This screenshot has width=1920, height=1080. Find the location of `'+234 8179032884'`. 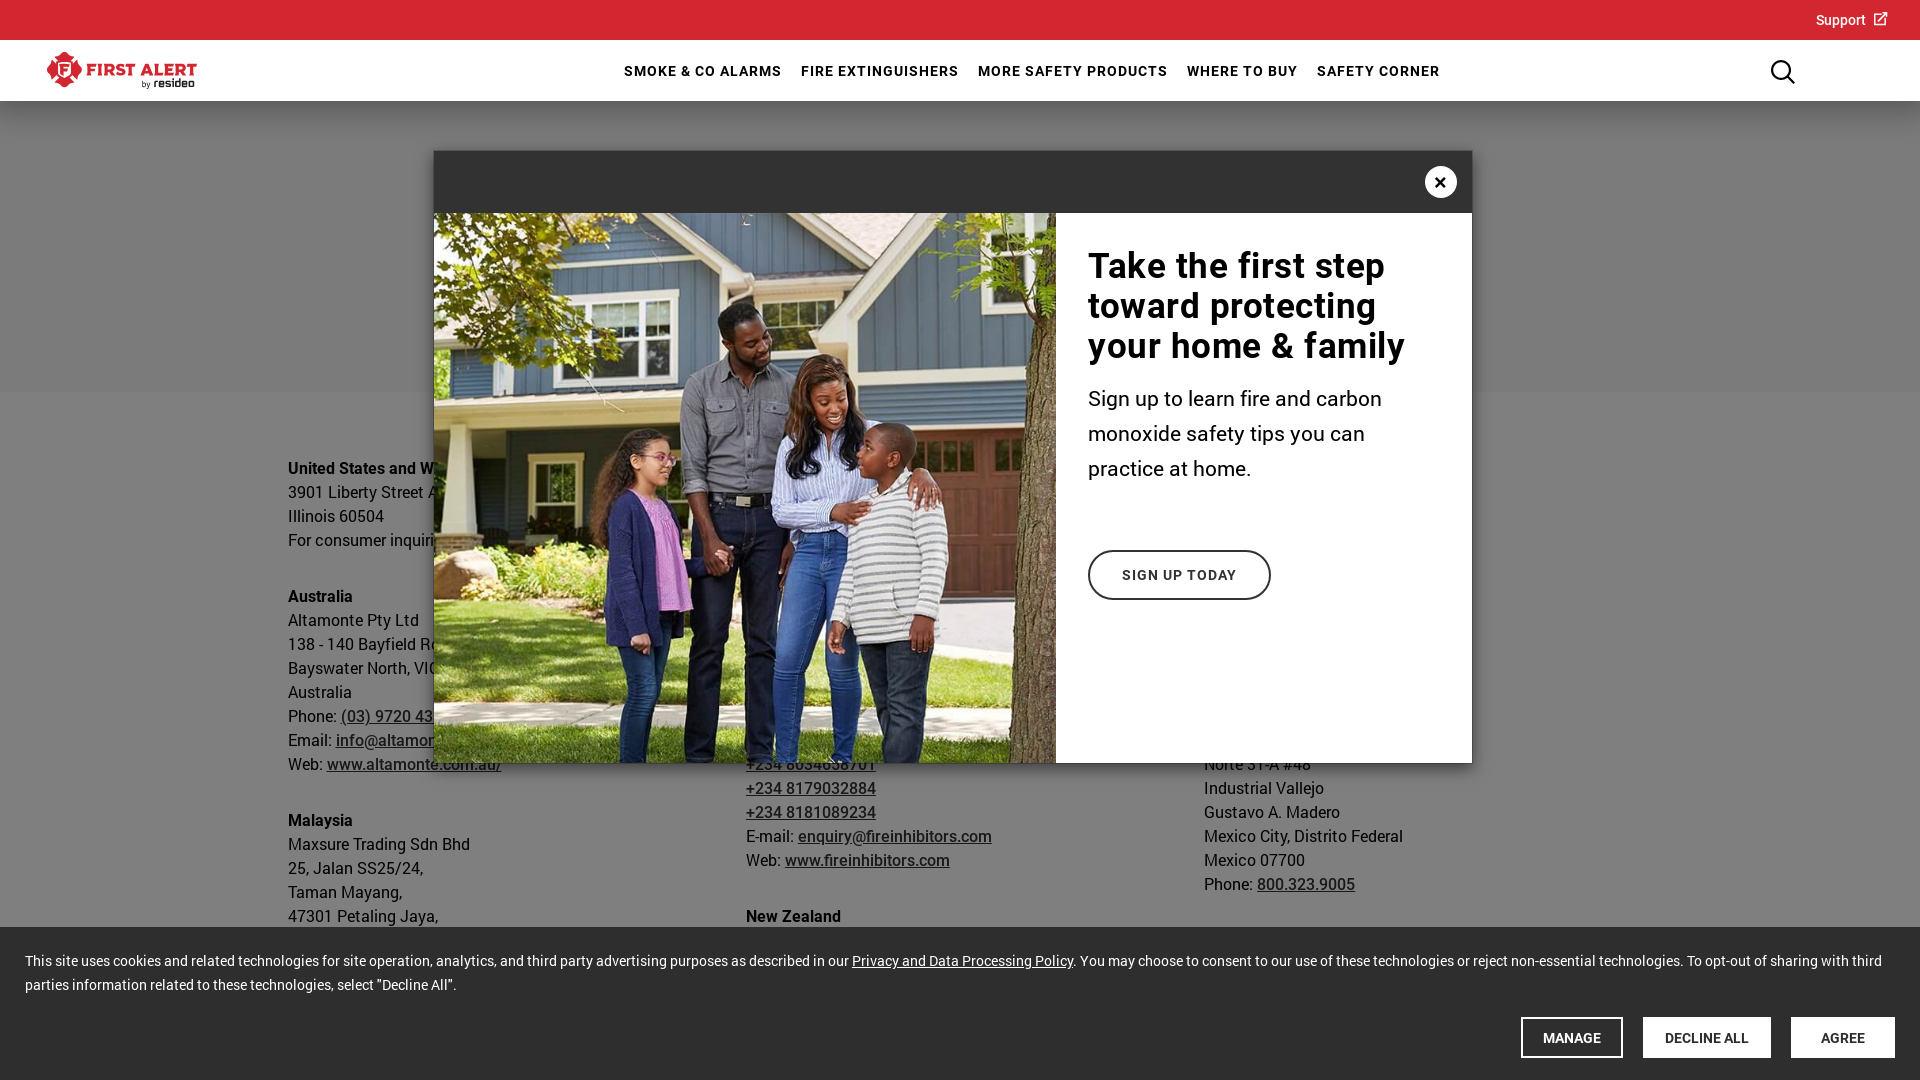

'+234 8179032884' is located at coordinates (744, 786).